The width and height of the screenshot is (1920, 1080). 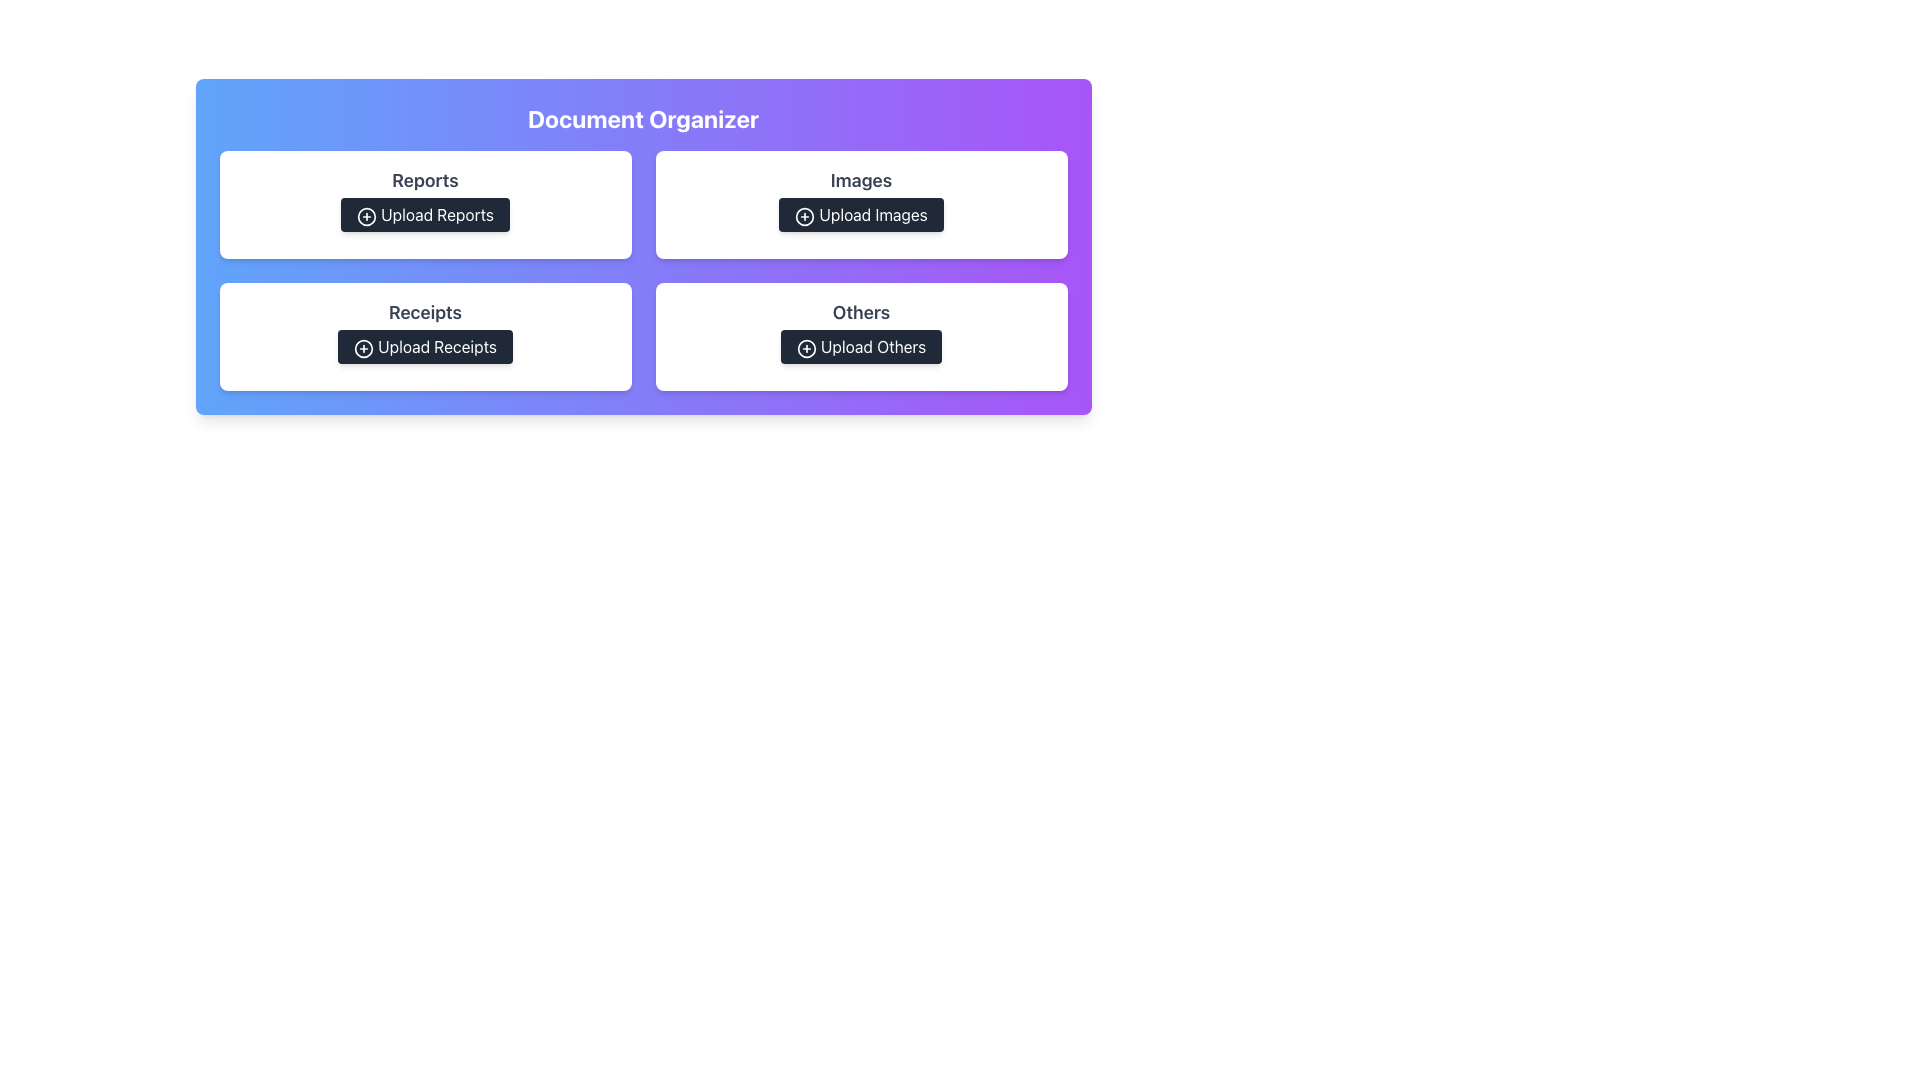 What do you see at coordinates (806, 347) in the screenshot?
I see `the icon that signifies the action for adding or uploading items, located to the left of the 'Upload Others' button in the bottom-right section of the grid layout` at bounding box center [806, 347].